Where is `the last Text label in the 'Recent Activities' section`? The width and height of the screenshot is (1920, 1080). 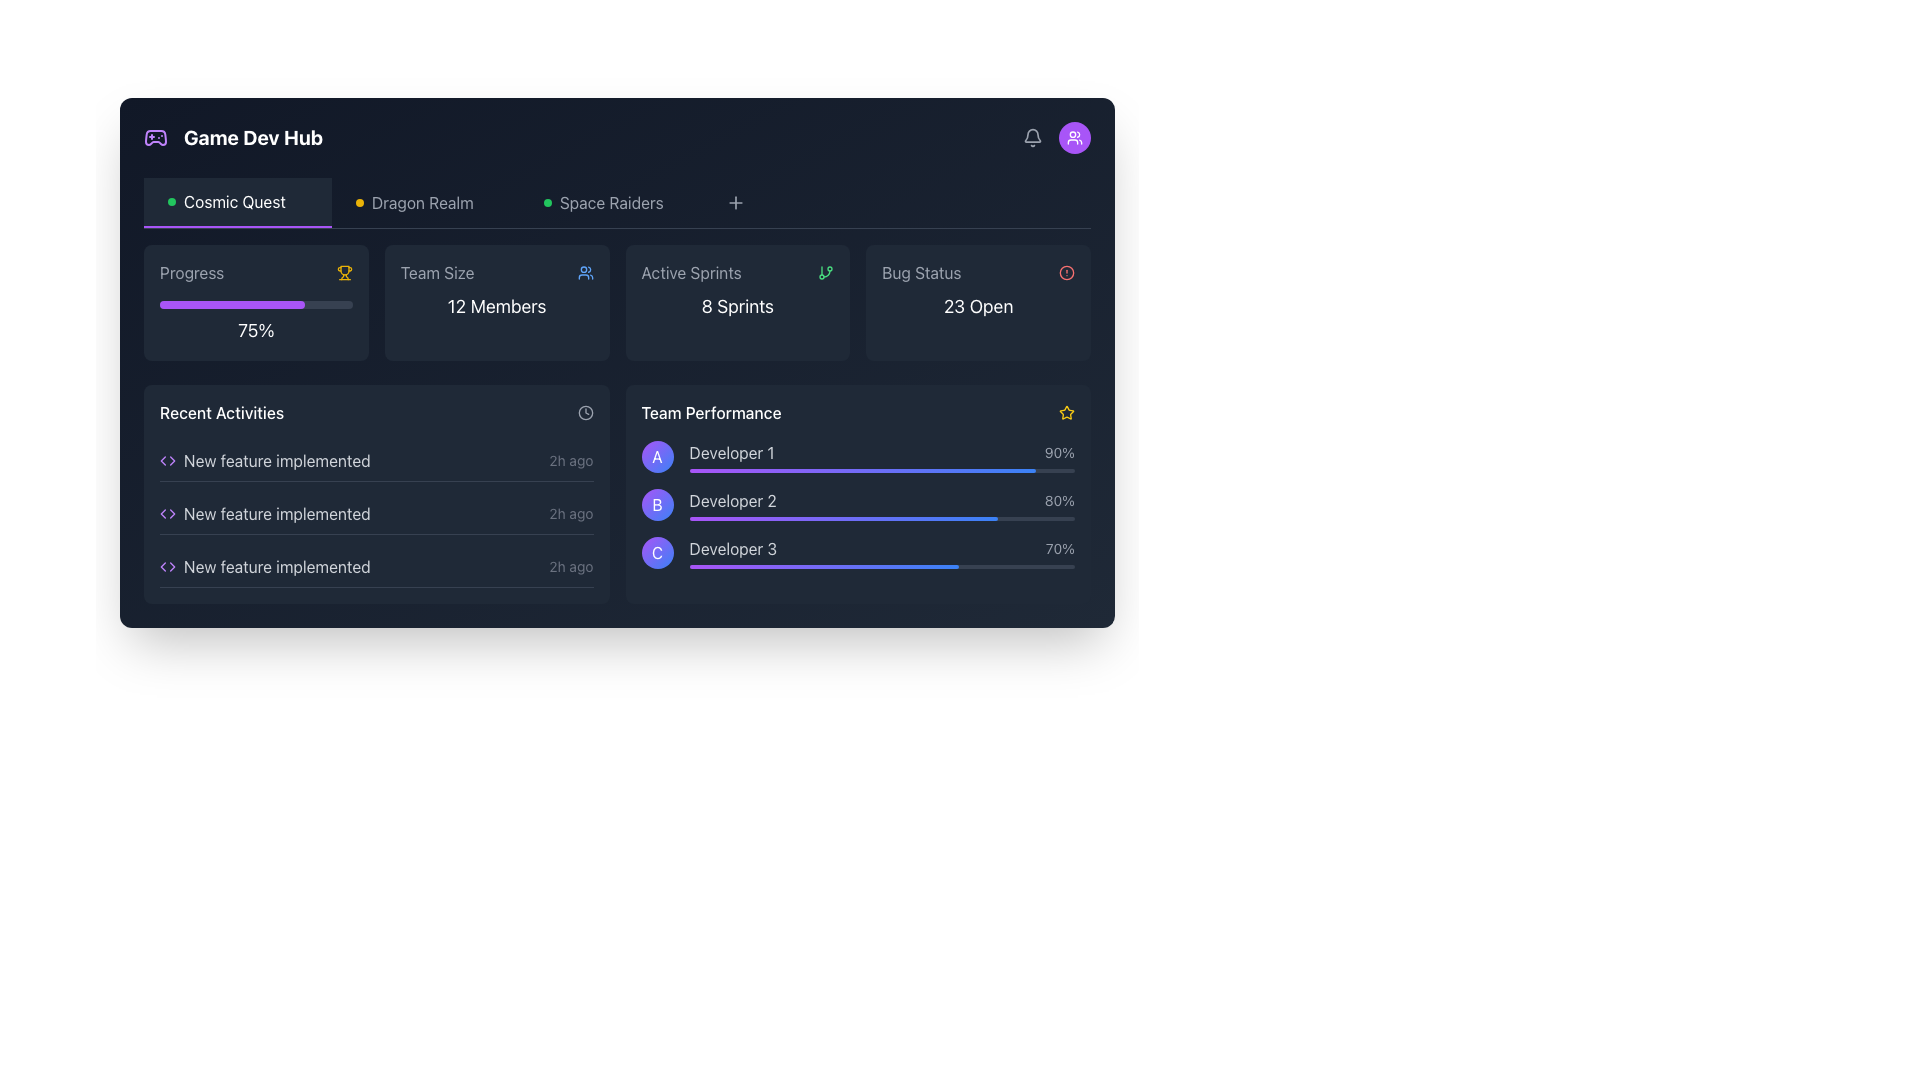 the last Text label in the 'Recent Activities' section is located at coordinates (276, 567).